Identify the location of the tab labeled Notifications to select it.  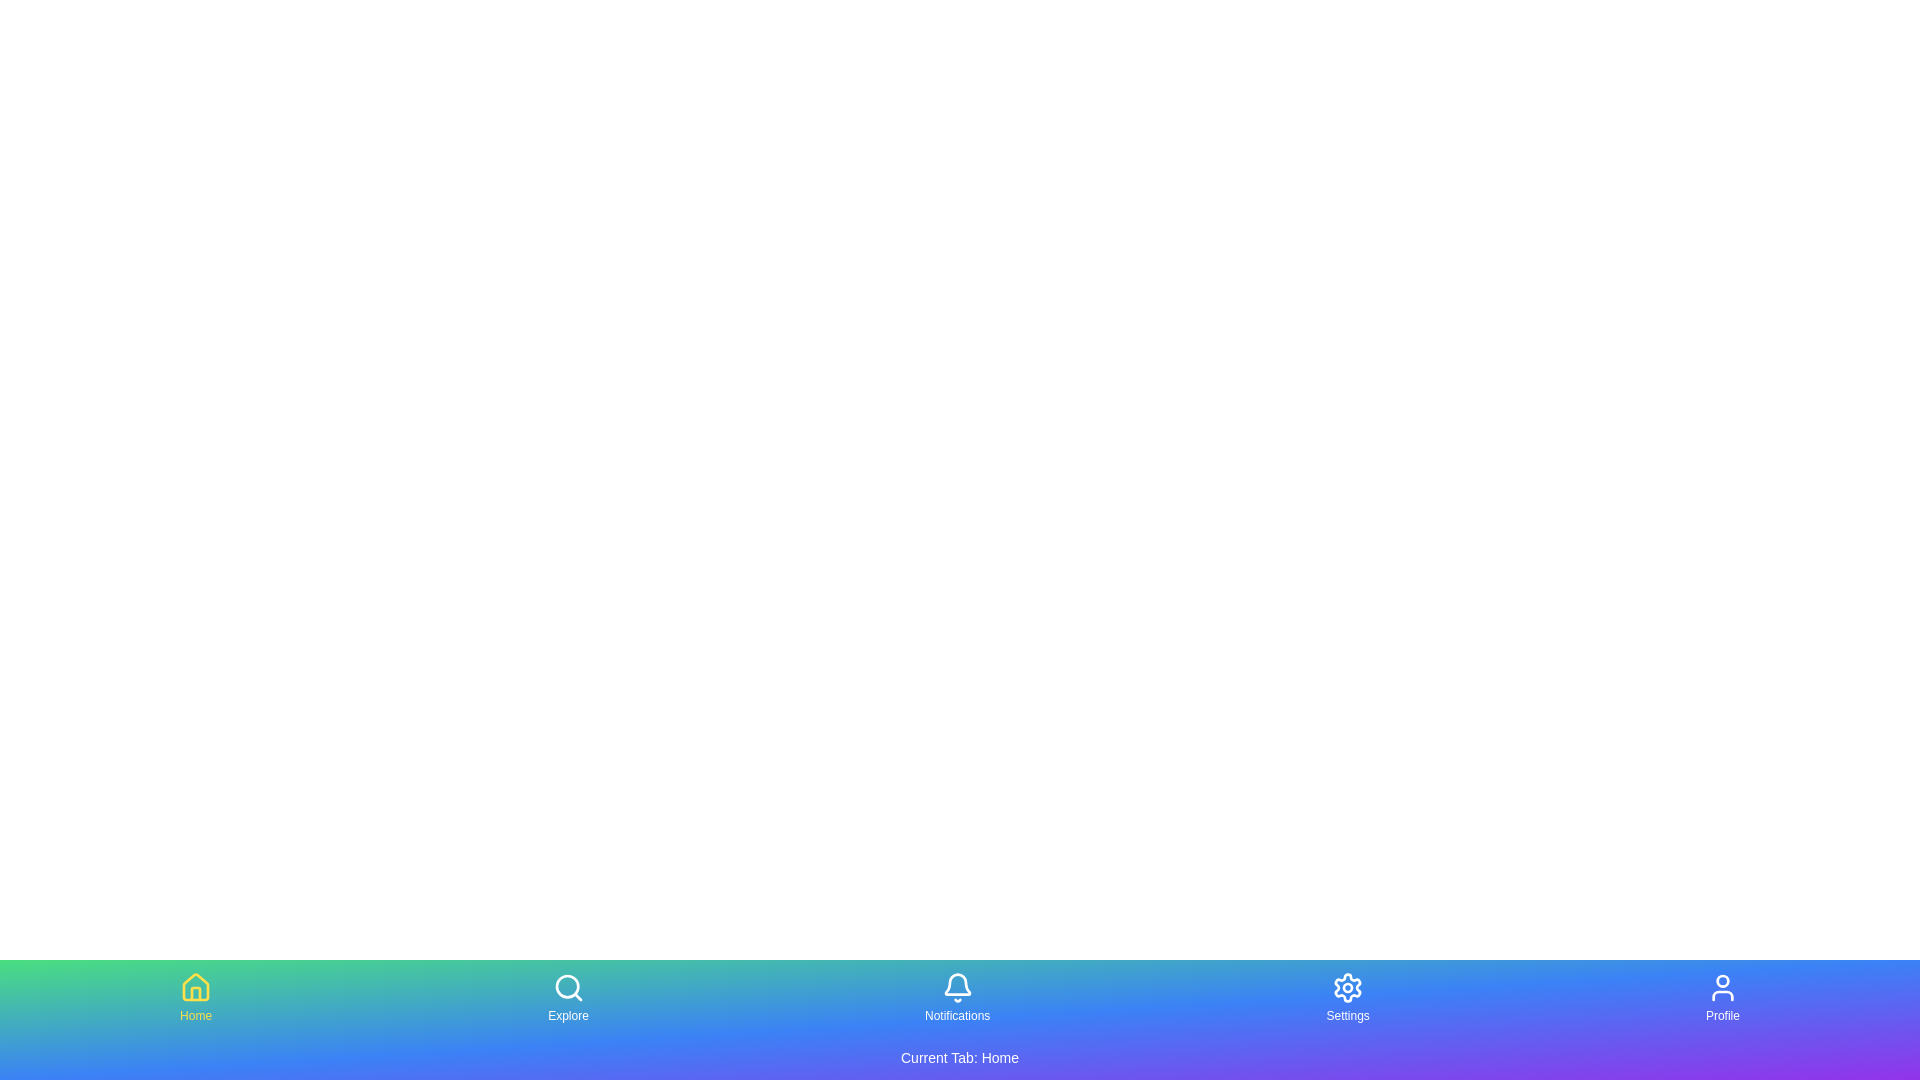
(955, 998).